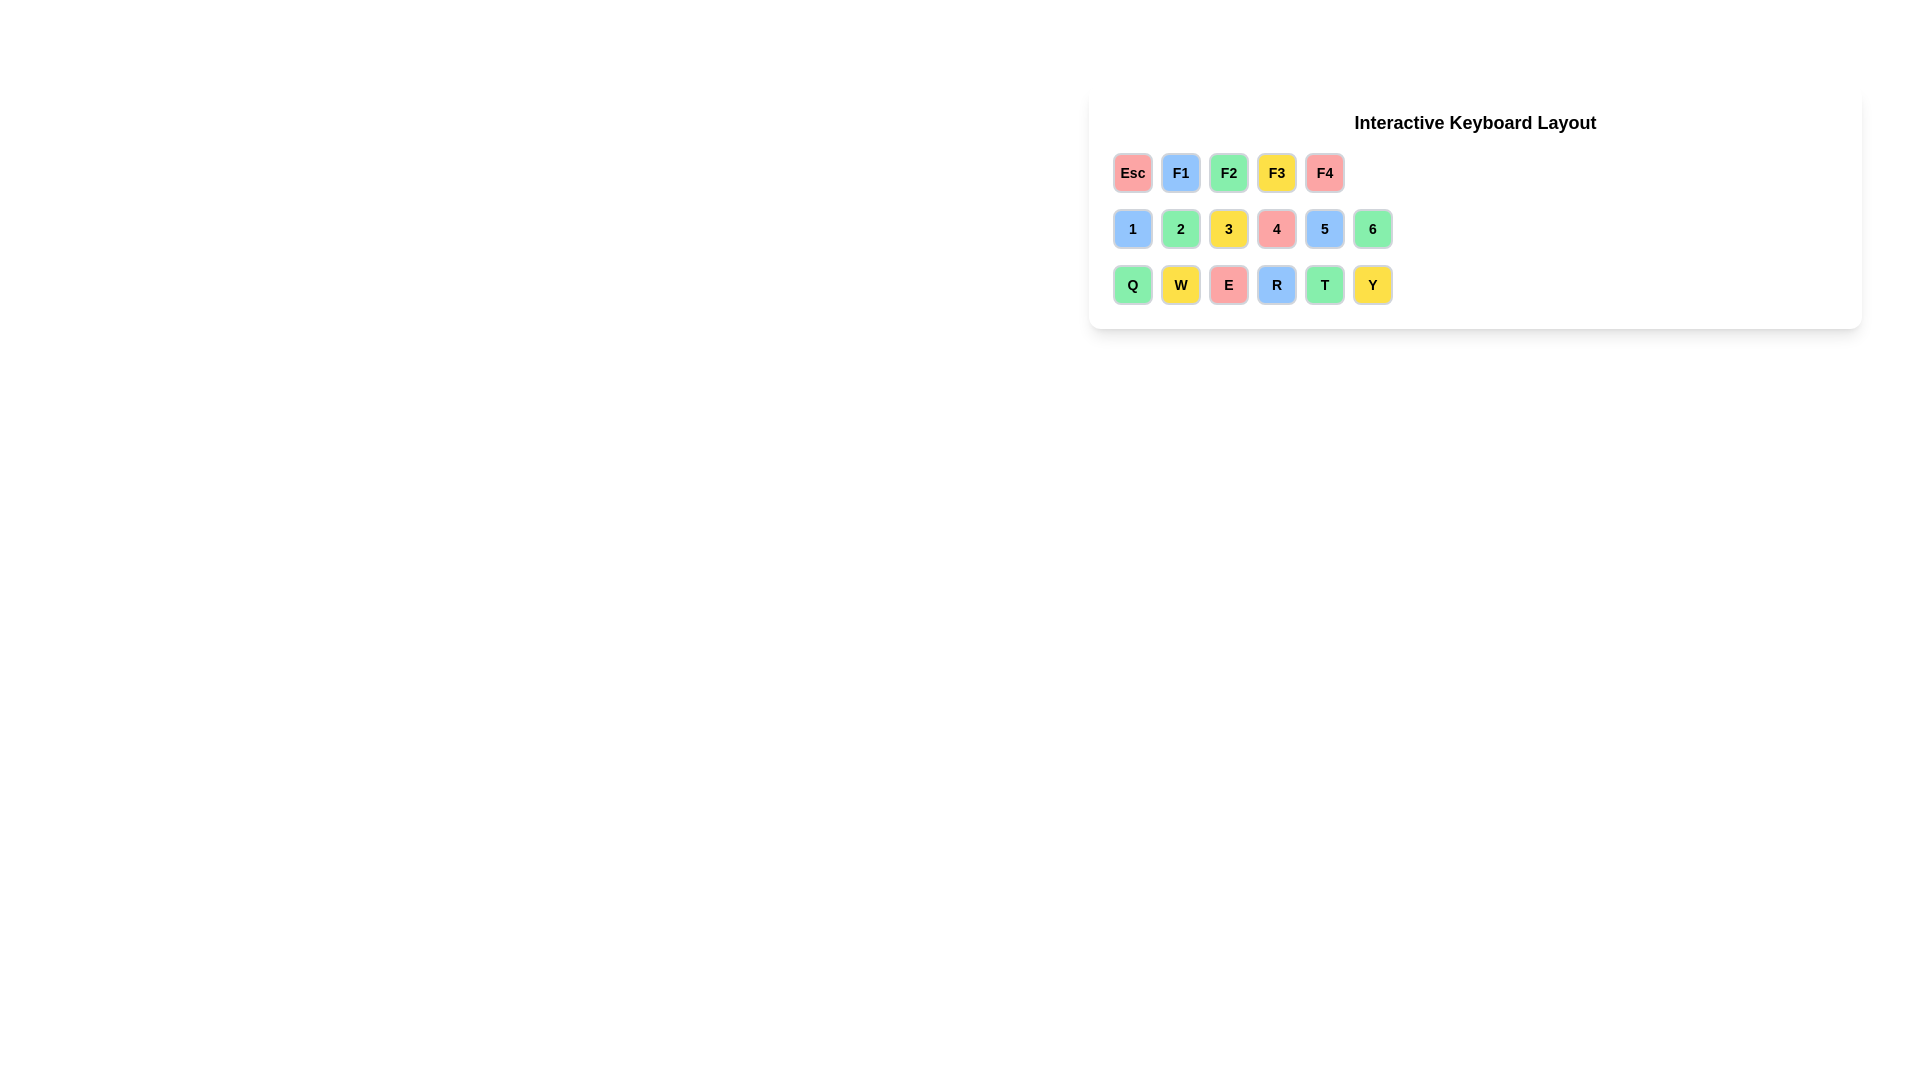  What do you see at coordinates (1227, 285) in the screenshot?
I see `the Static Label Button displaying the letter 'E' with a pastel red background and grey border, which is the third button in the 'QWERTY' layout` at bounding box center [1227, 285].